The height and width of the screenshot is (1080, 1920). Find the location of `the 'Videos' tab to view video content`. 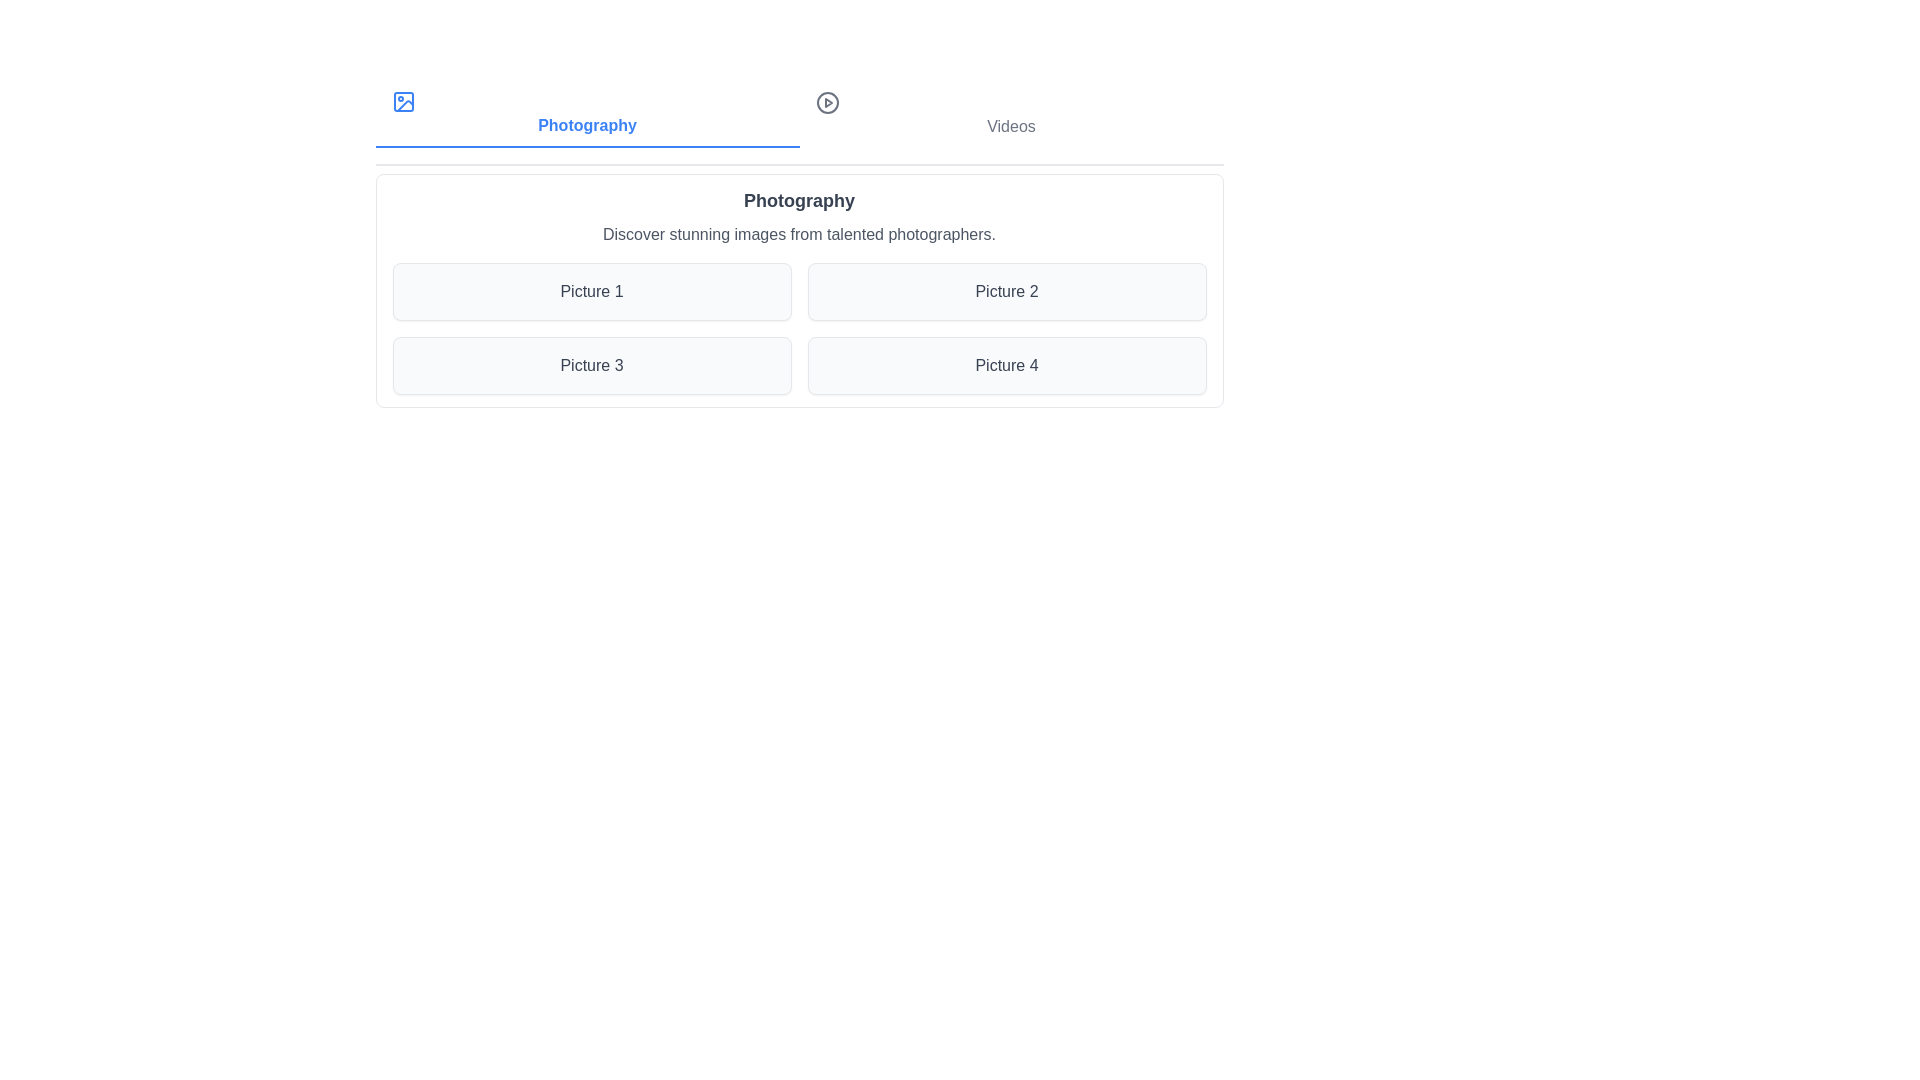

the 'Videos' tab to view video content is located at coordinates (1011, 115).